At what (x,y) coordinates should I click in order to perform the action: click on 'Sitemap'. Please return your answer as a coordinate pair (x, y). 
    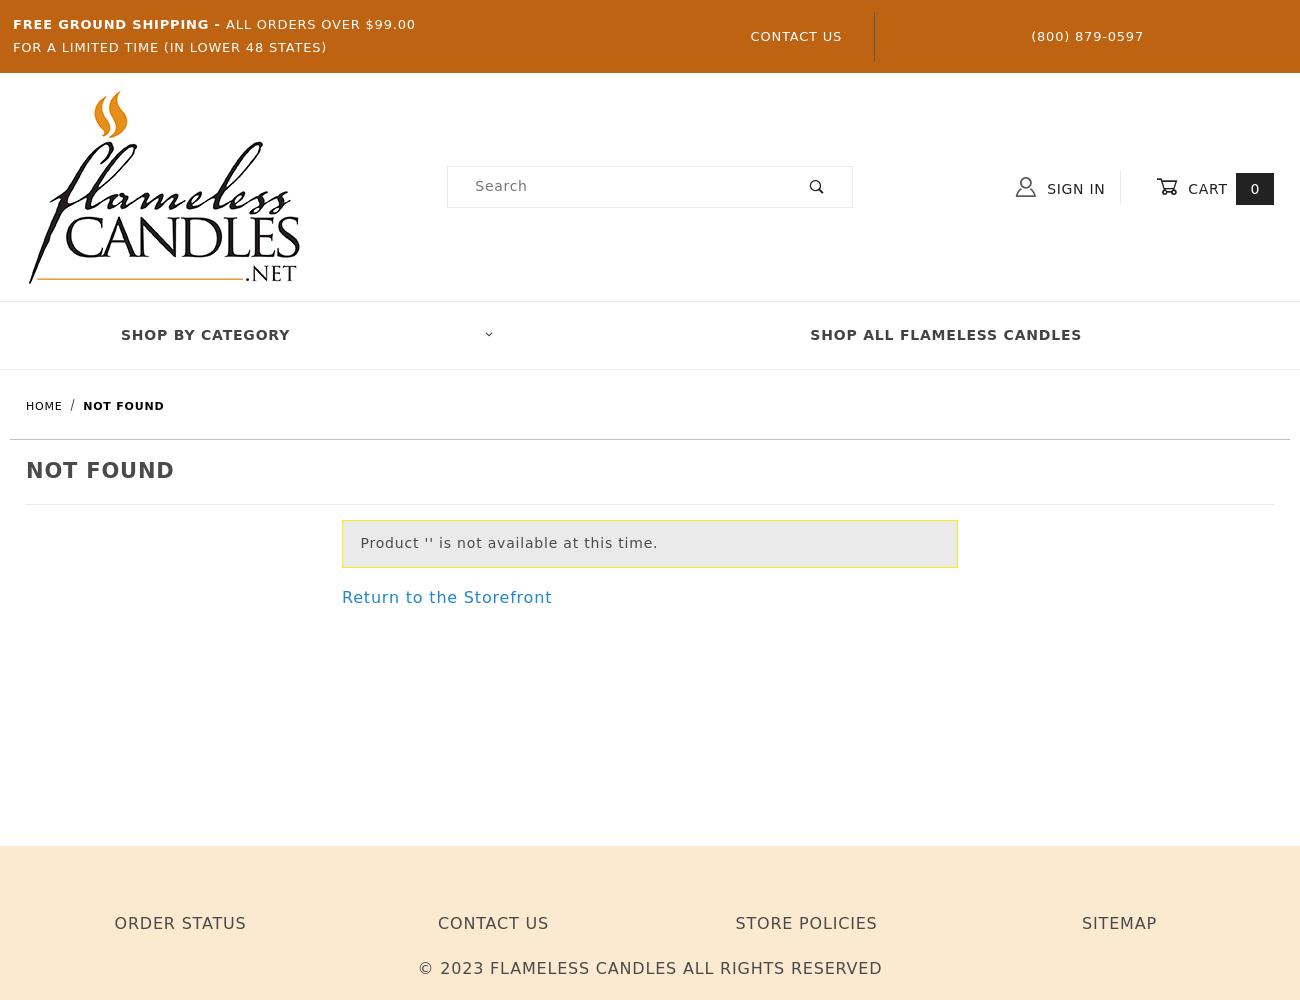
    Looking at the image, I should click on (1118, 923).